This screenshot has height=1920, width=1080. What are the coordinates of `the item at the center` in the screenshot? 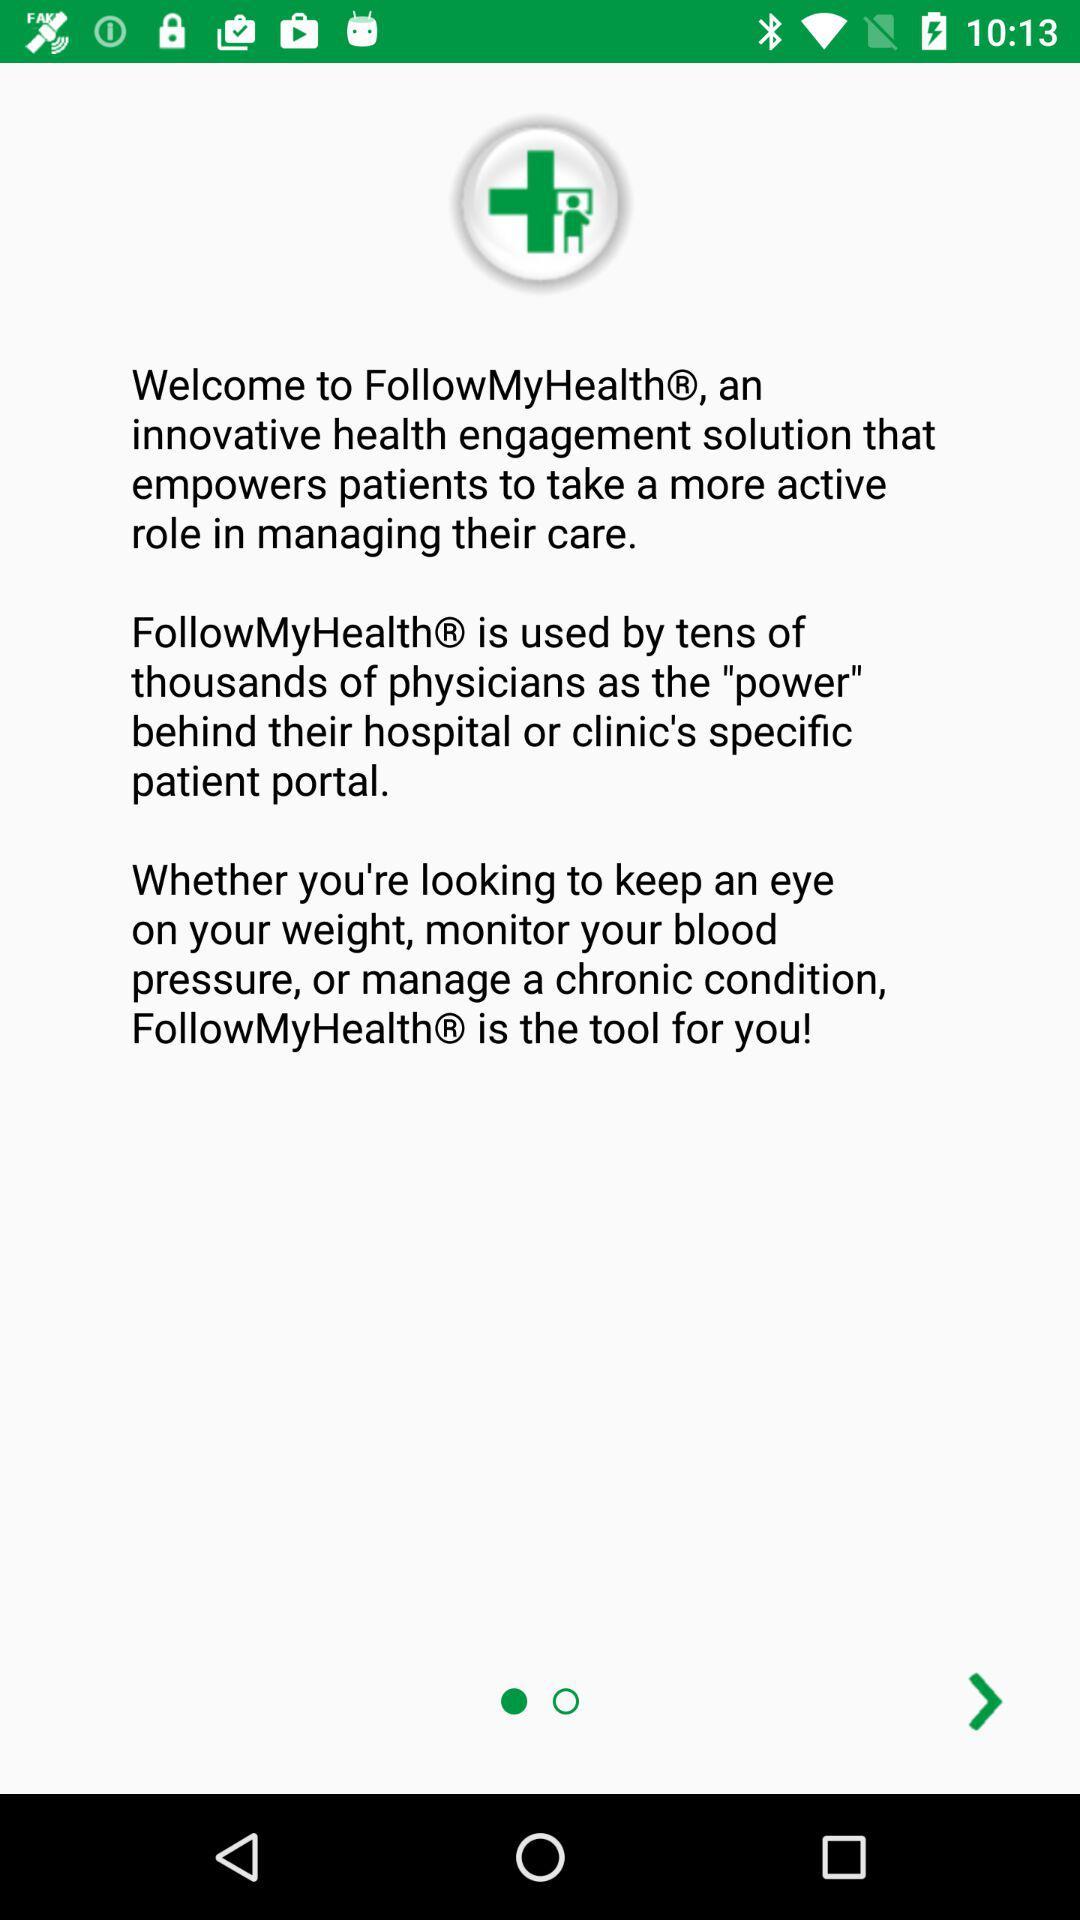 It's located at (540, 705).